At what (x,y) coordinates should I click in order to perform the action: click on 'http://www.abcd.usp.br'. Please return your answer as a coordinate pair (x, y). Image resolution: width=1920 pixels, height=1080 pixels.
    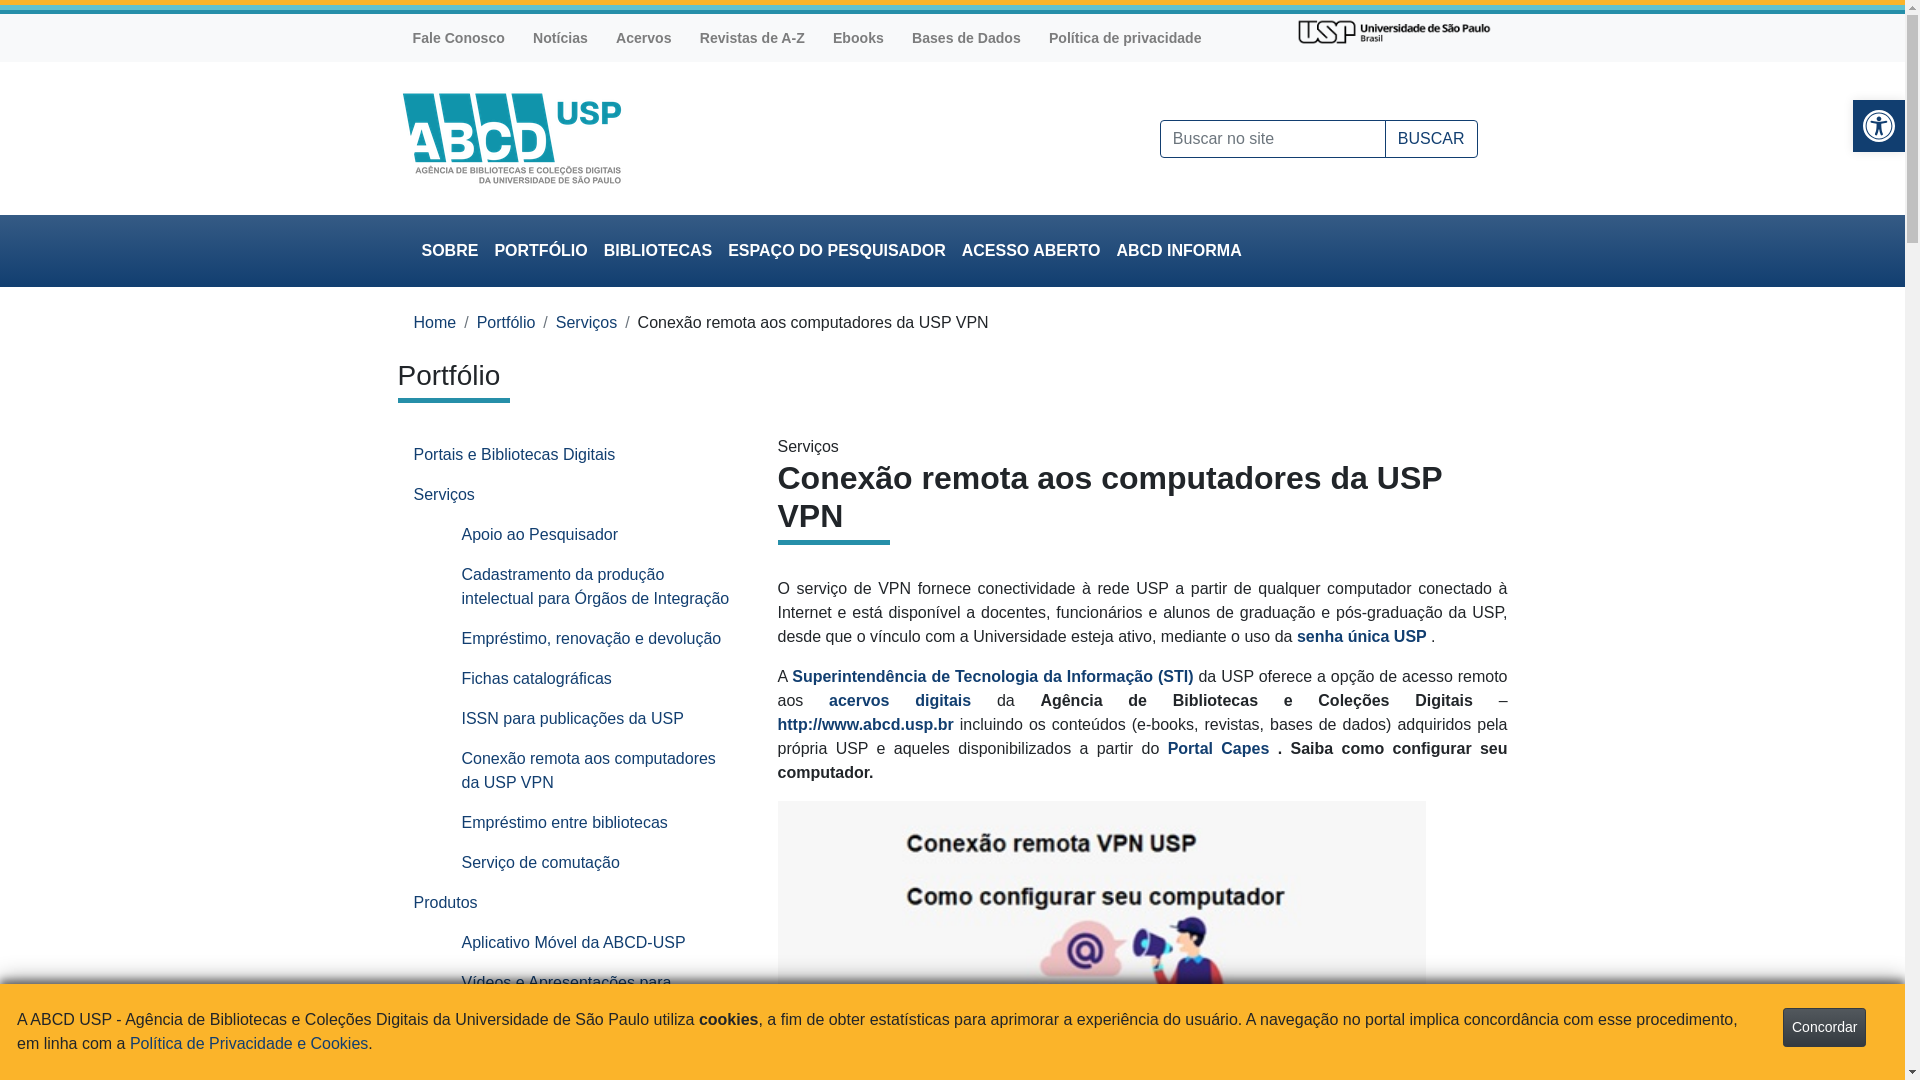
    Looking at the image, I should click on (776, 724).